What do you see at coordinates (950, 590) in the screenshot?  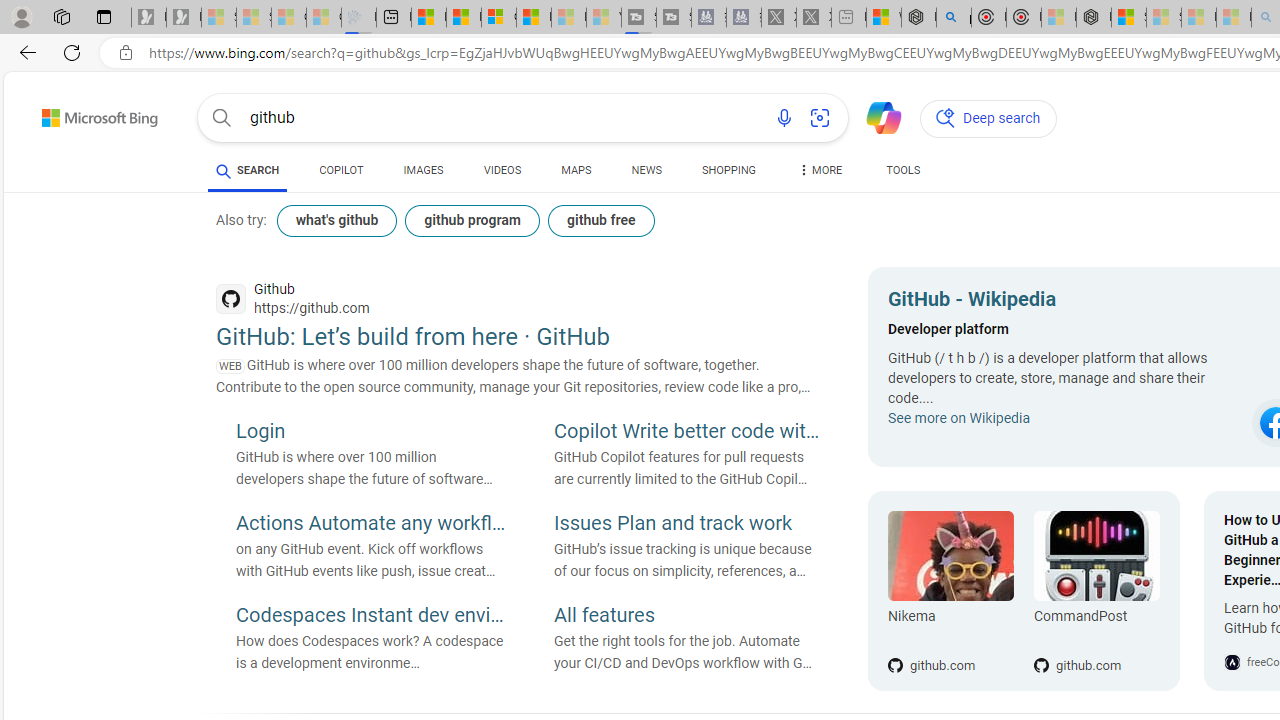 I see `'Nikema Nikema github.com'` at bounding box center [950, 590].